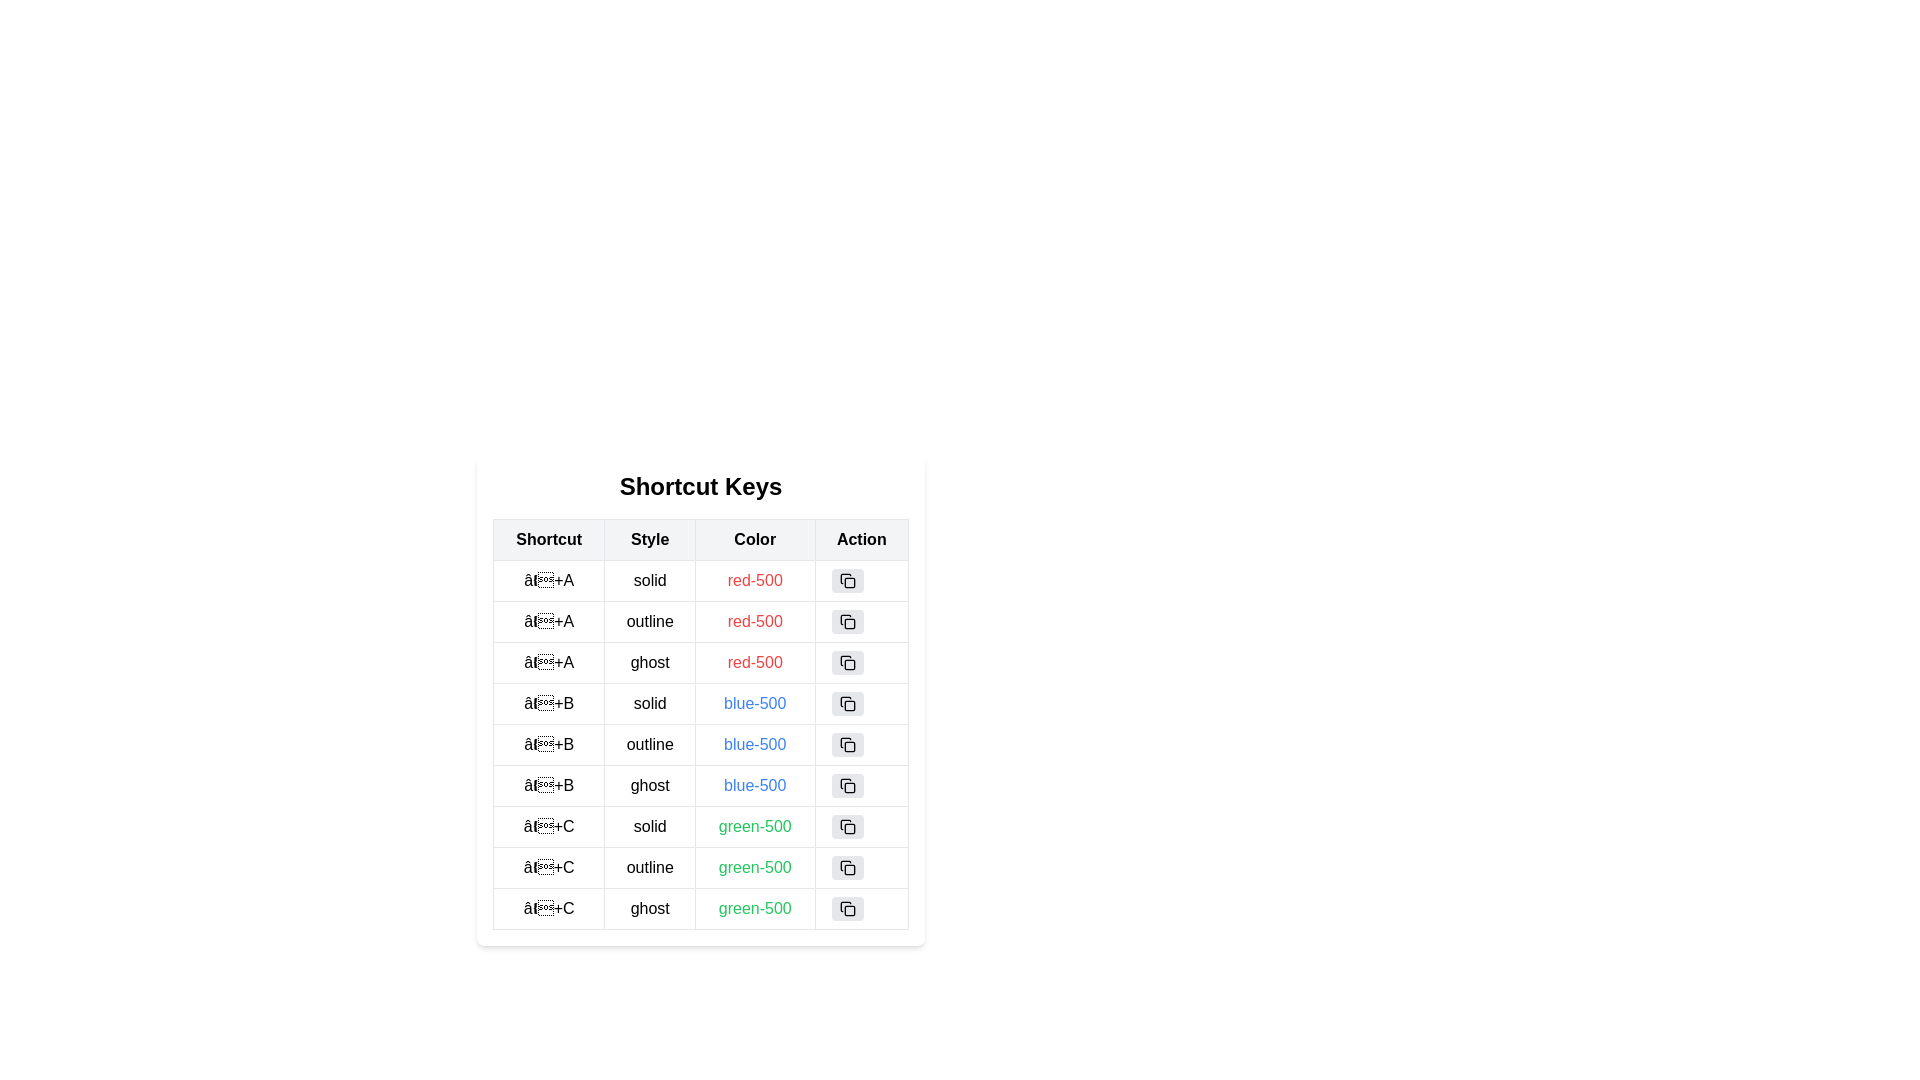  Describe the element at coordinates (847, 826) in the screenshot. I see `the button with a light gray background and rounded corners that contains a black stroke copy icon, located in the 'Action' column of the row labeled with Shortcut '⌘+C'` at that location.